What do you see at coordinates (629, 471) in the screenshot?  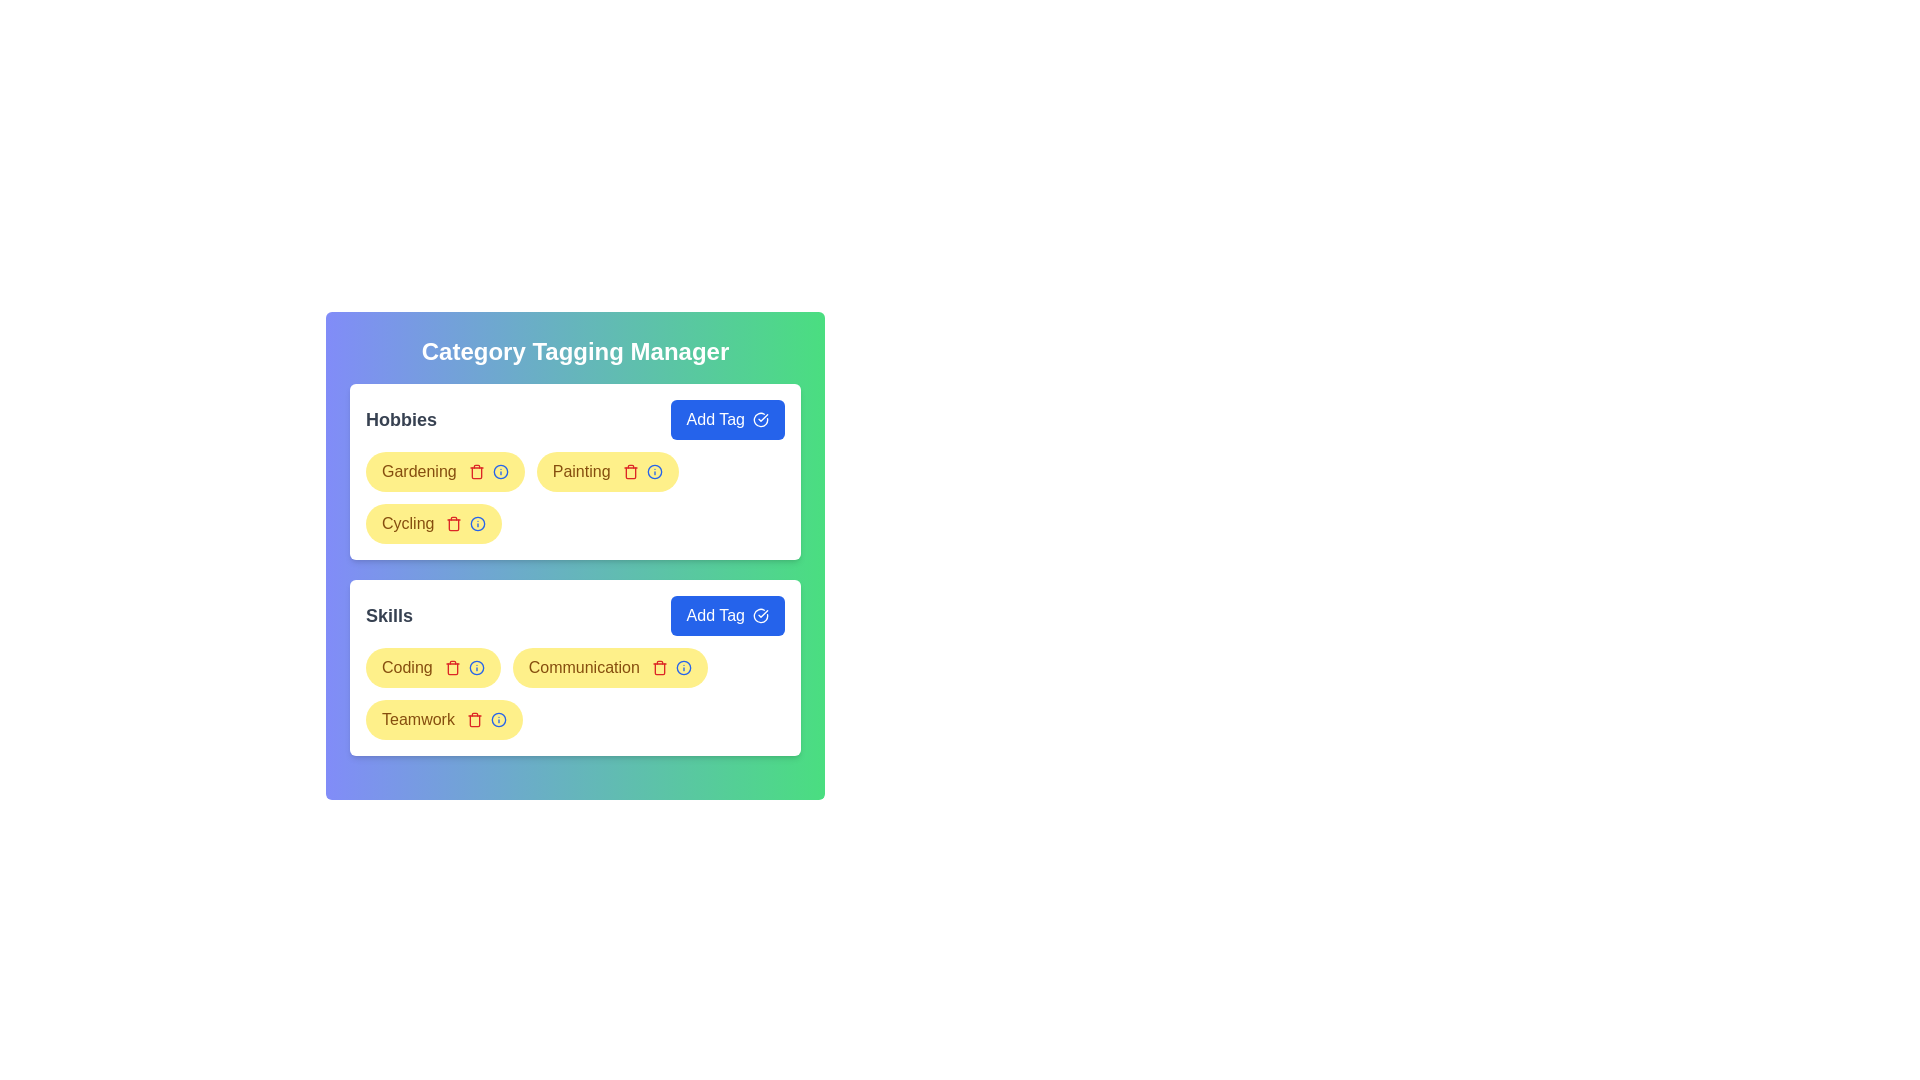 I see `the red trash icon button located to the right of the 'Painting' text` at bounding box center [629, 471].